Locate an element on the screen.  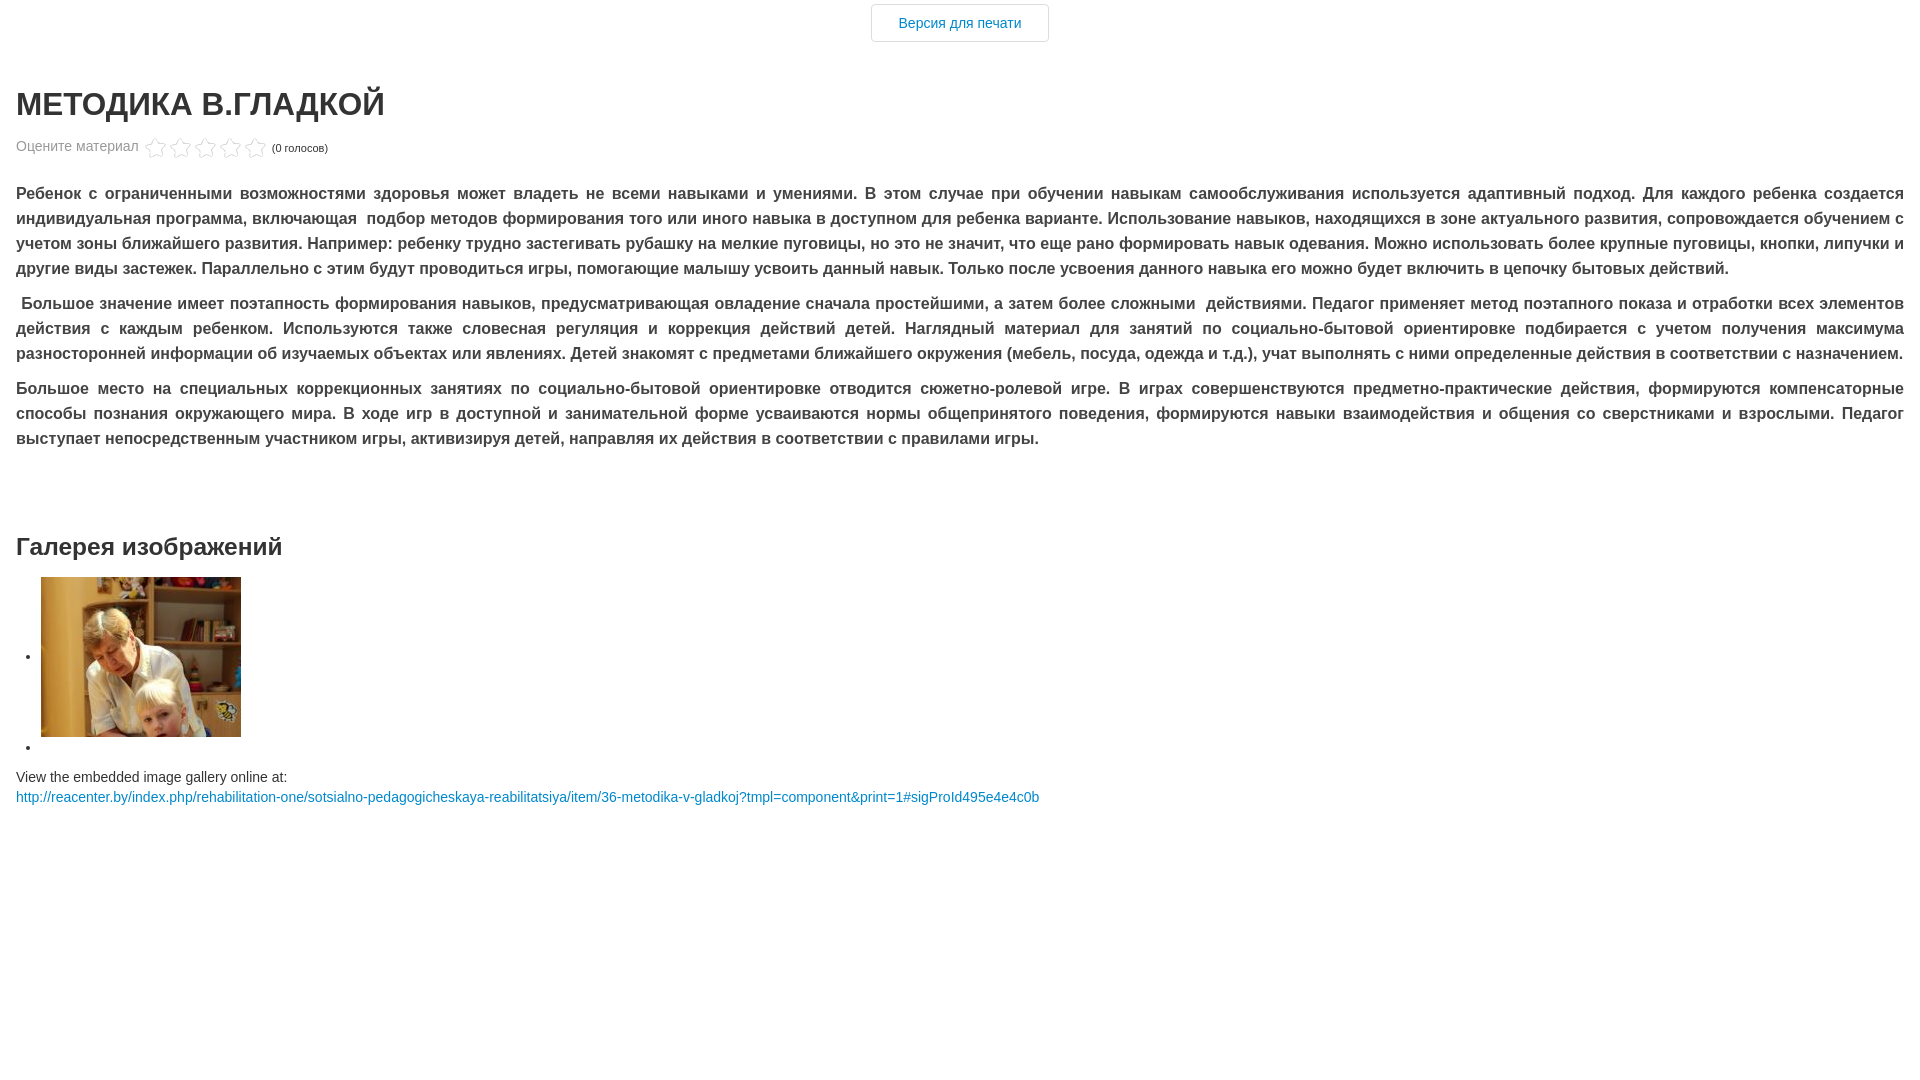
'2' is located at coordinates (168, 147).